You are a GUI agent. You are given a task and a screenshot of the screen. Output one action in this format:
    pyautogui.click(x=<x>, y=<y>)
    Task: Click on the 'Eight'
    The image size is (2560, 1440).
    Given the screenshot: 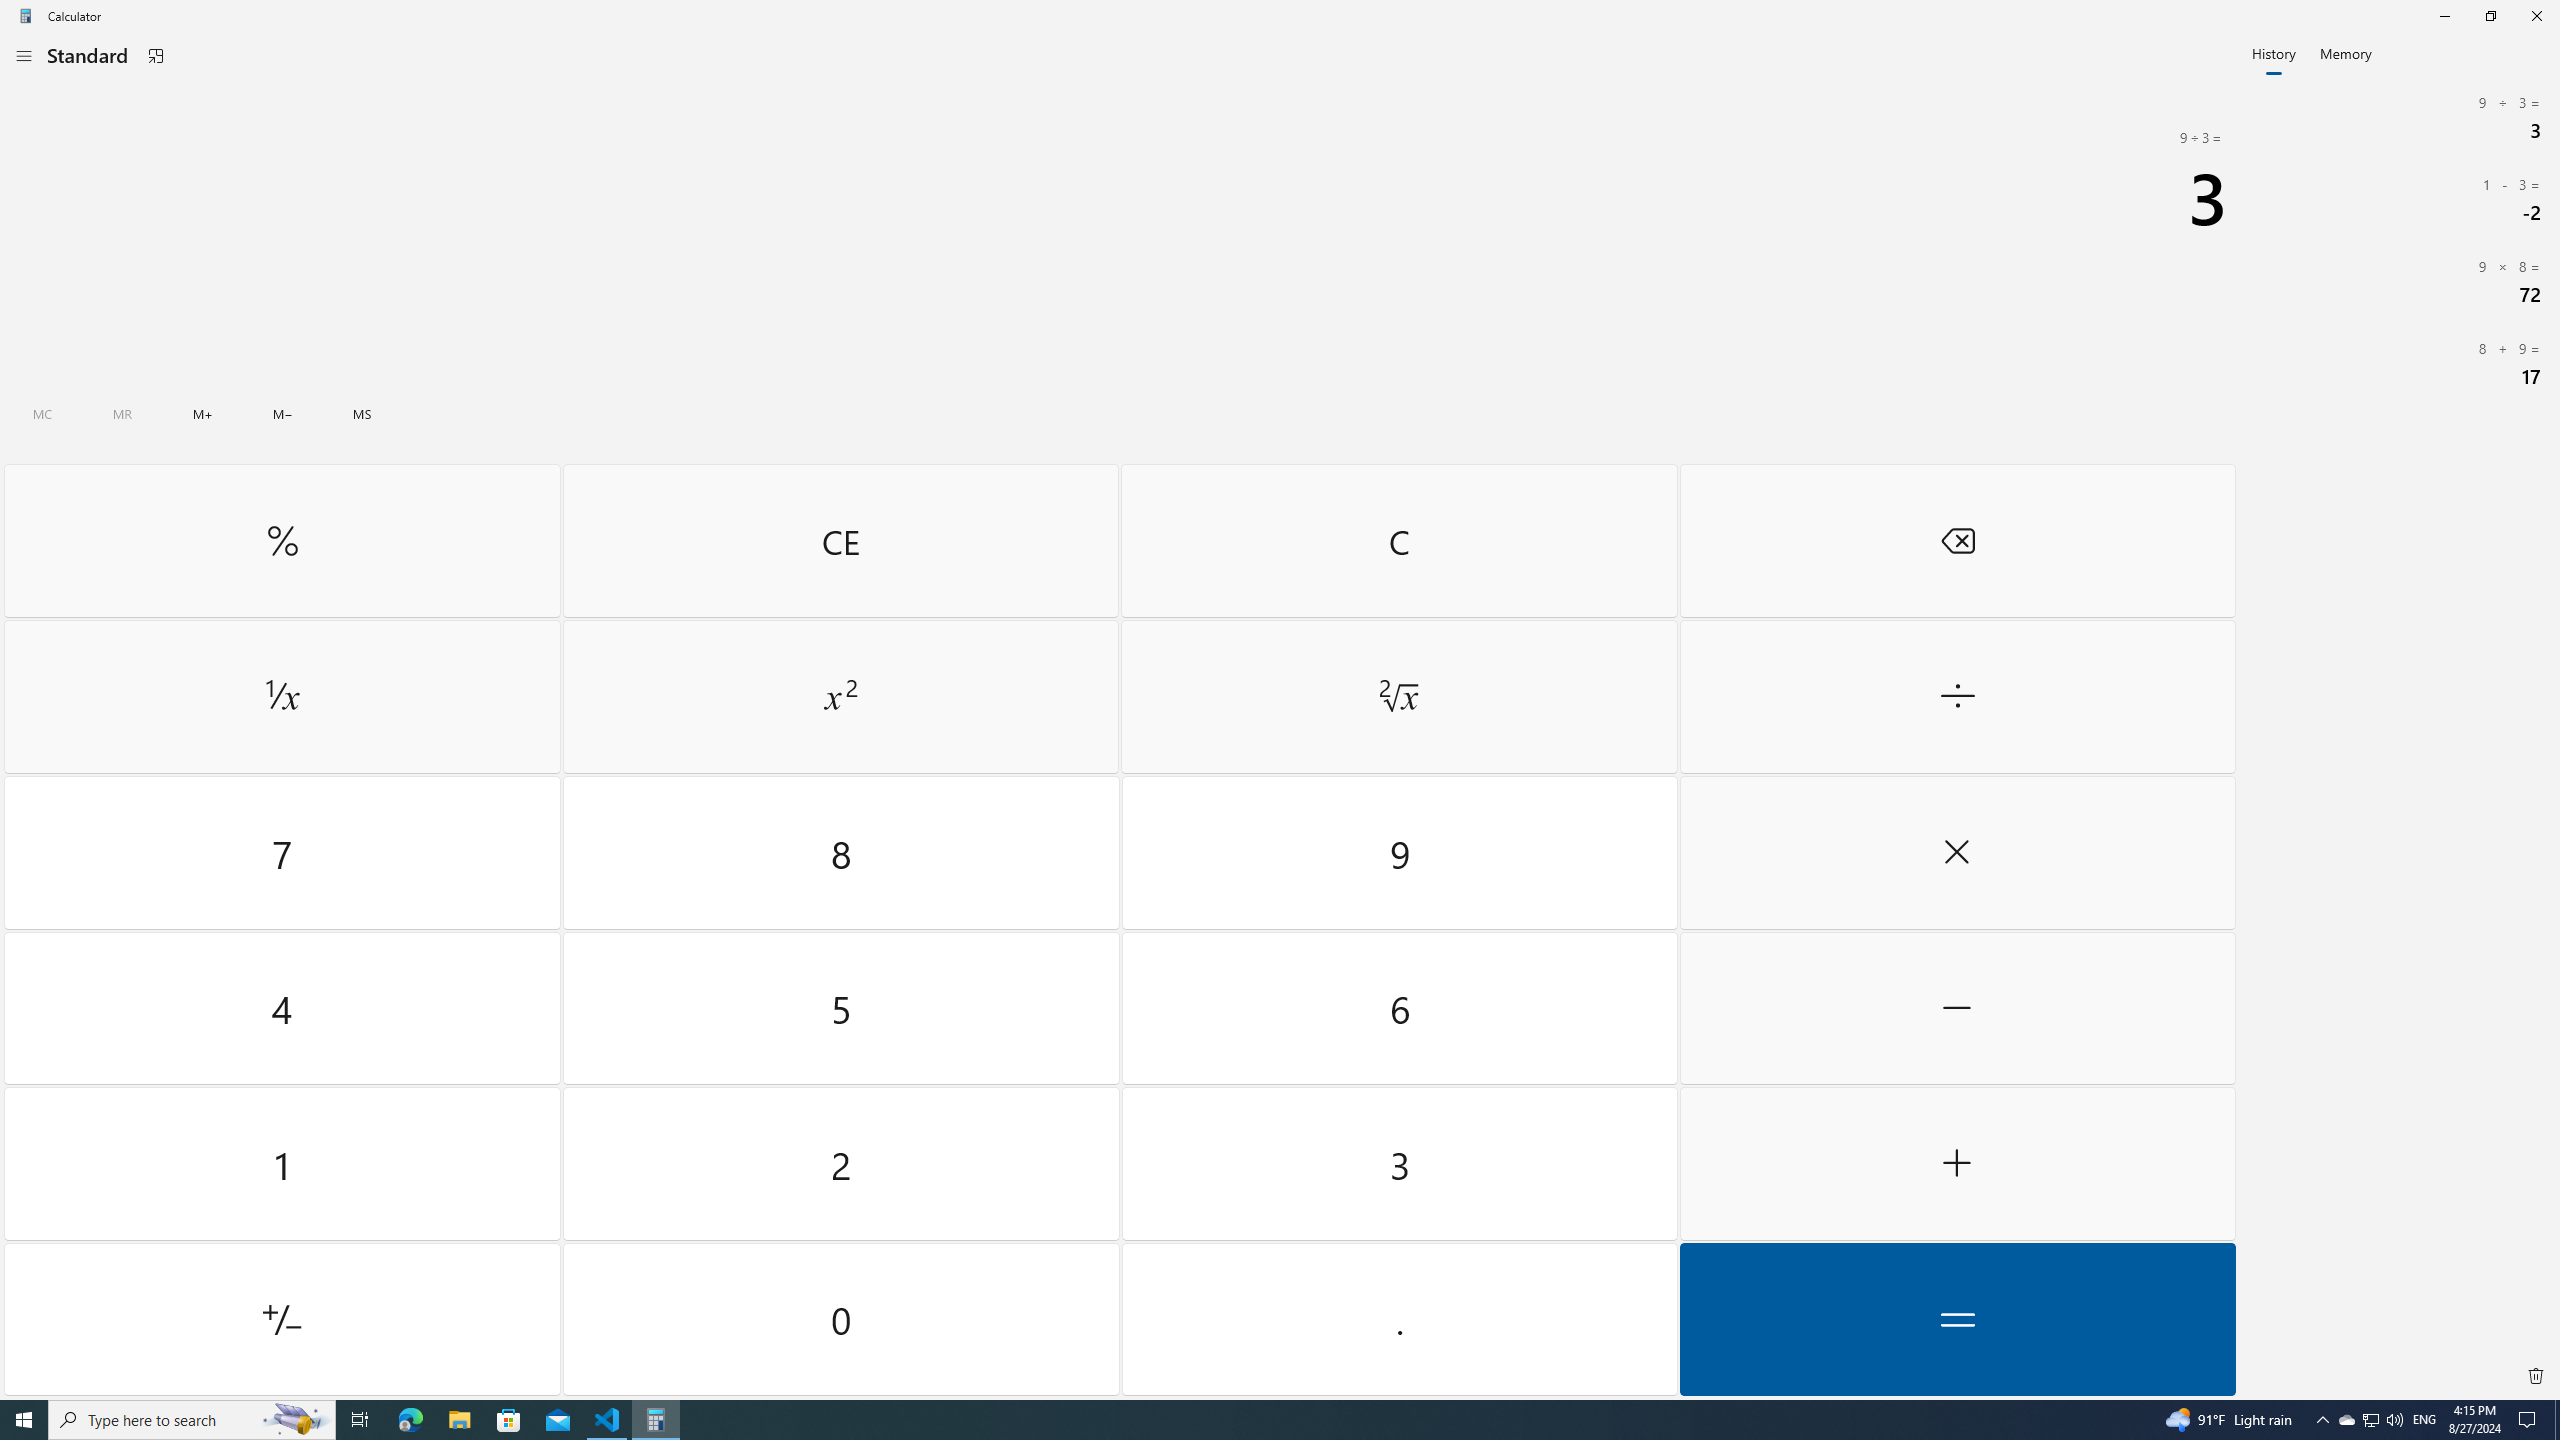 What is the action you would take?
    pyautogui.click(x=841, y=853)
    